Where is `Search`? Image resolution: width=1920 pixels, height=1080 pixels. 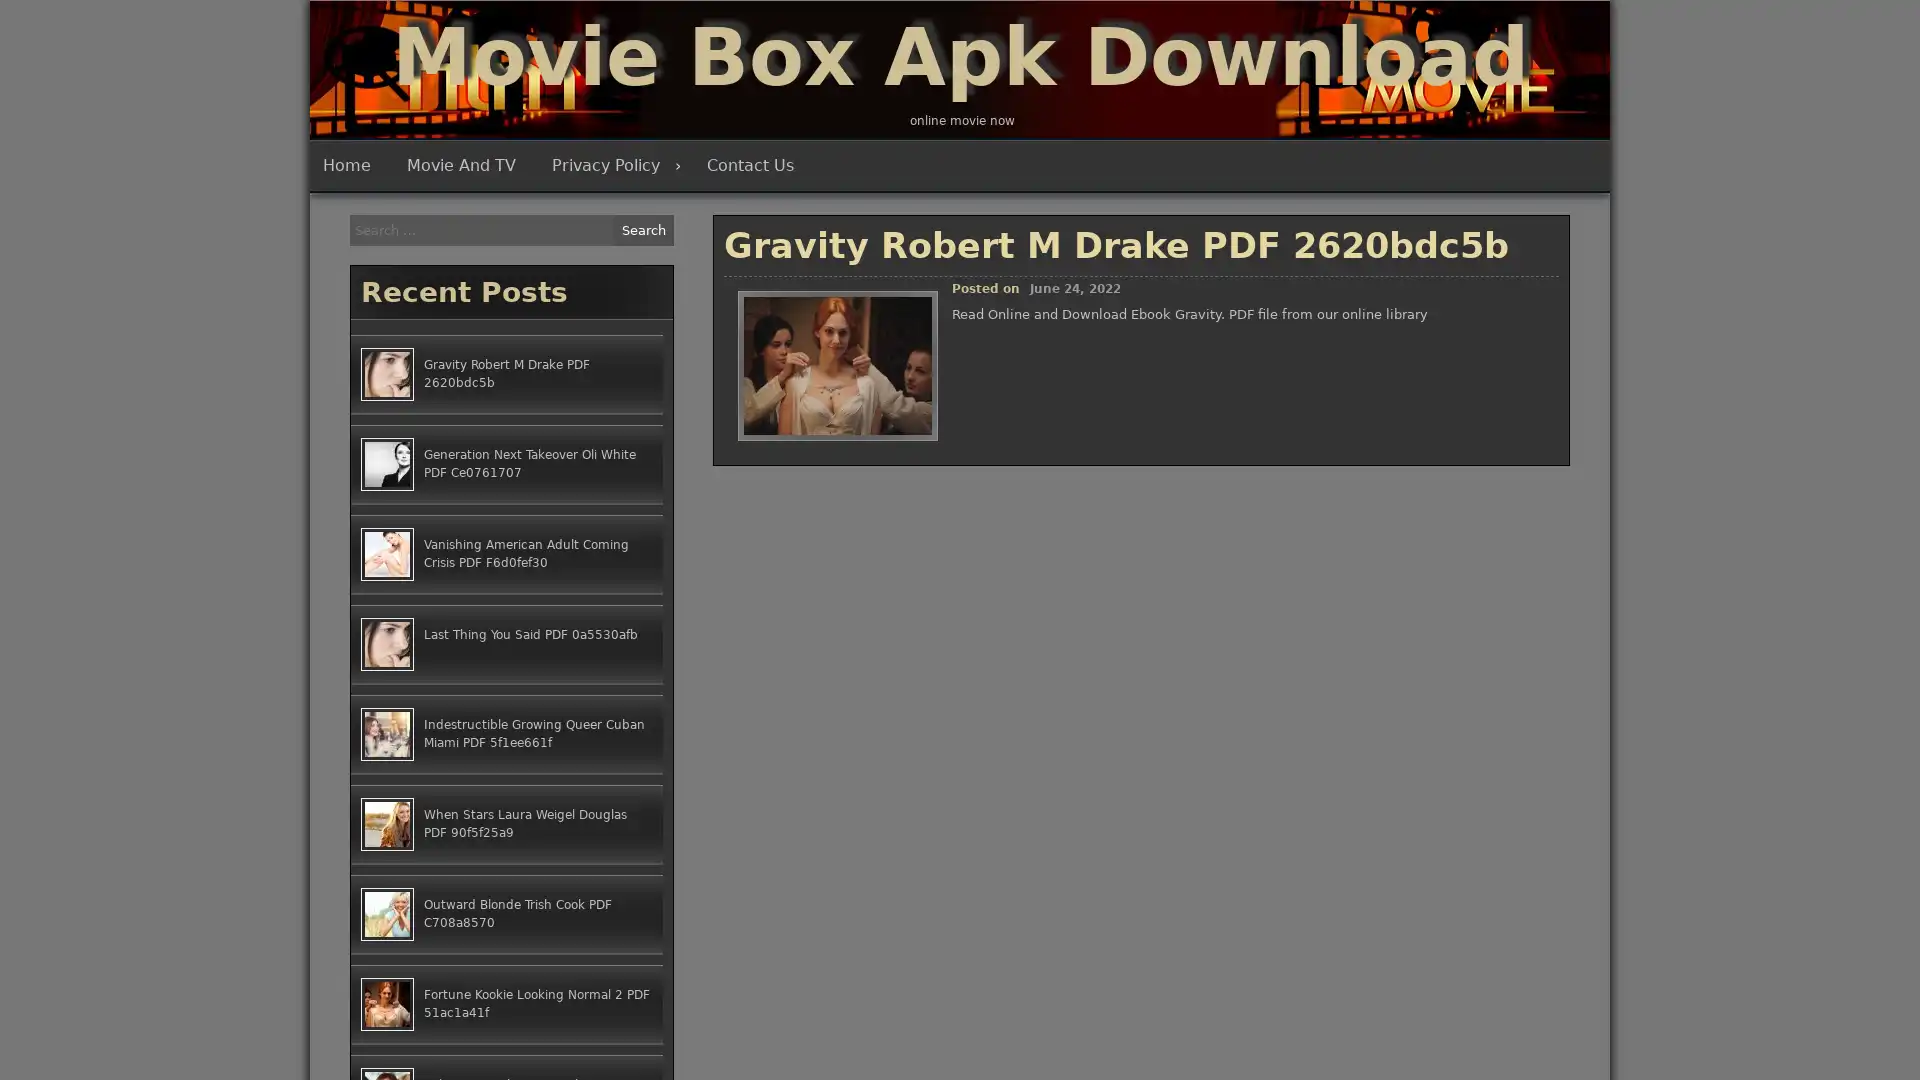 Search is located at coordinates (643, 229).